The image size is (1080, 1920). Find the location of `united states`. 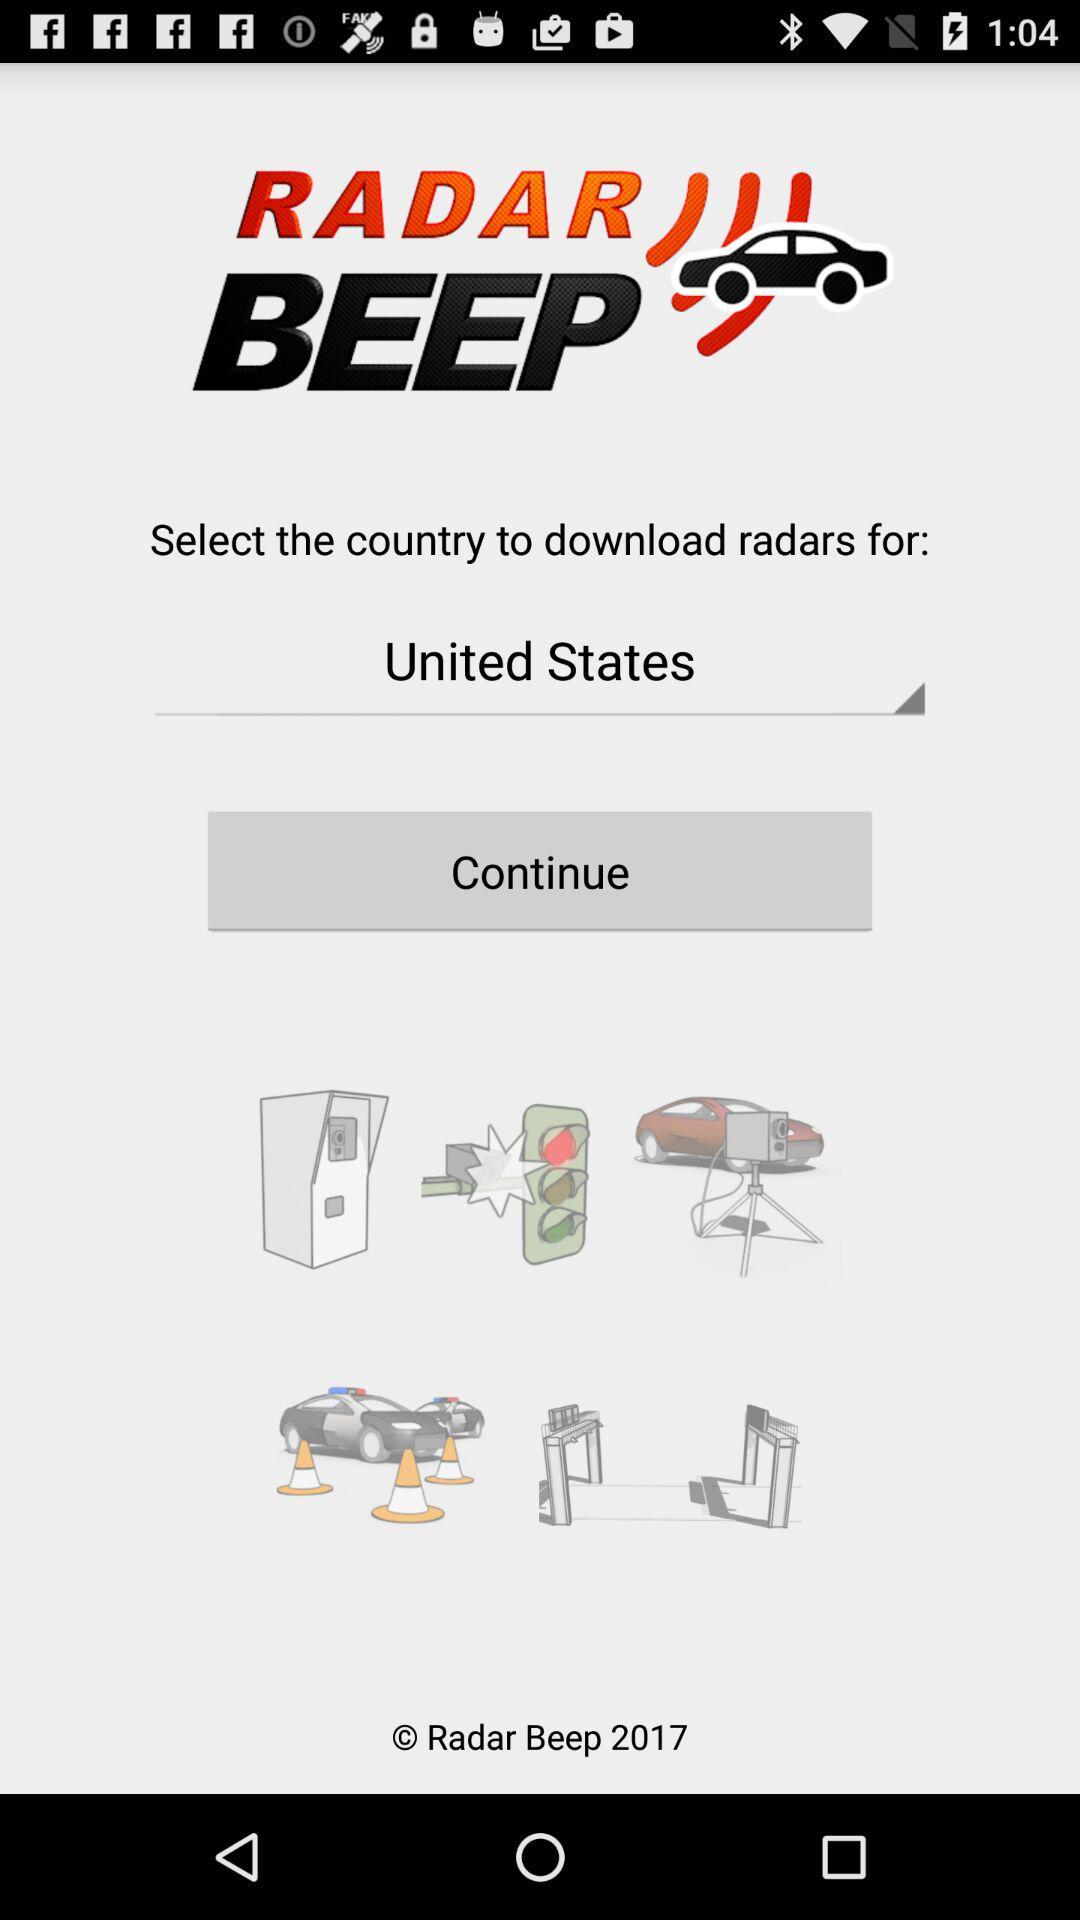

united states is located at coordinates (540, 659).